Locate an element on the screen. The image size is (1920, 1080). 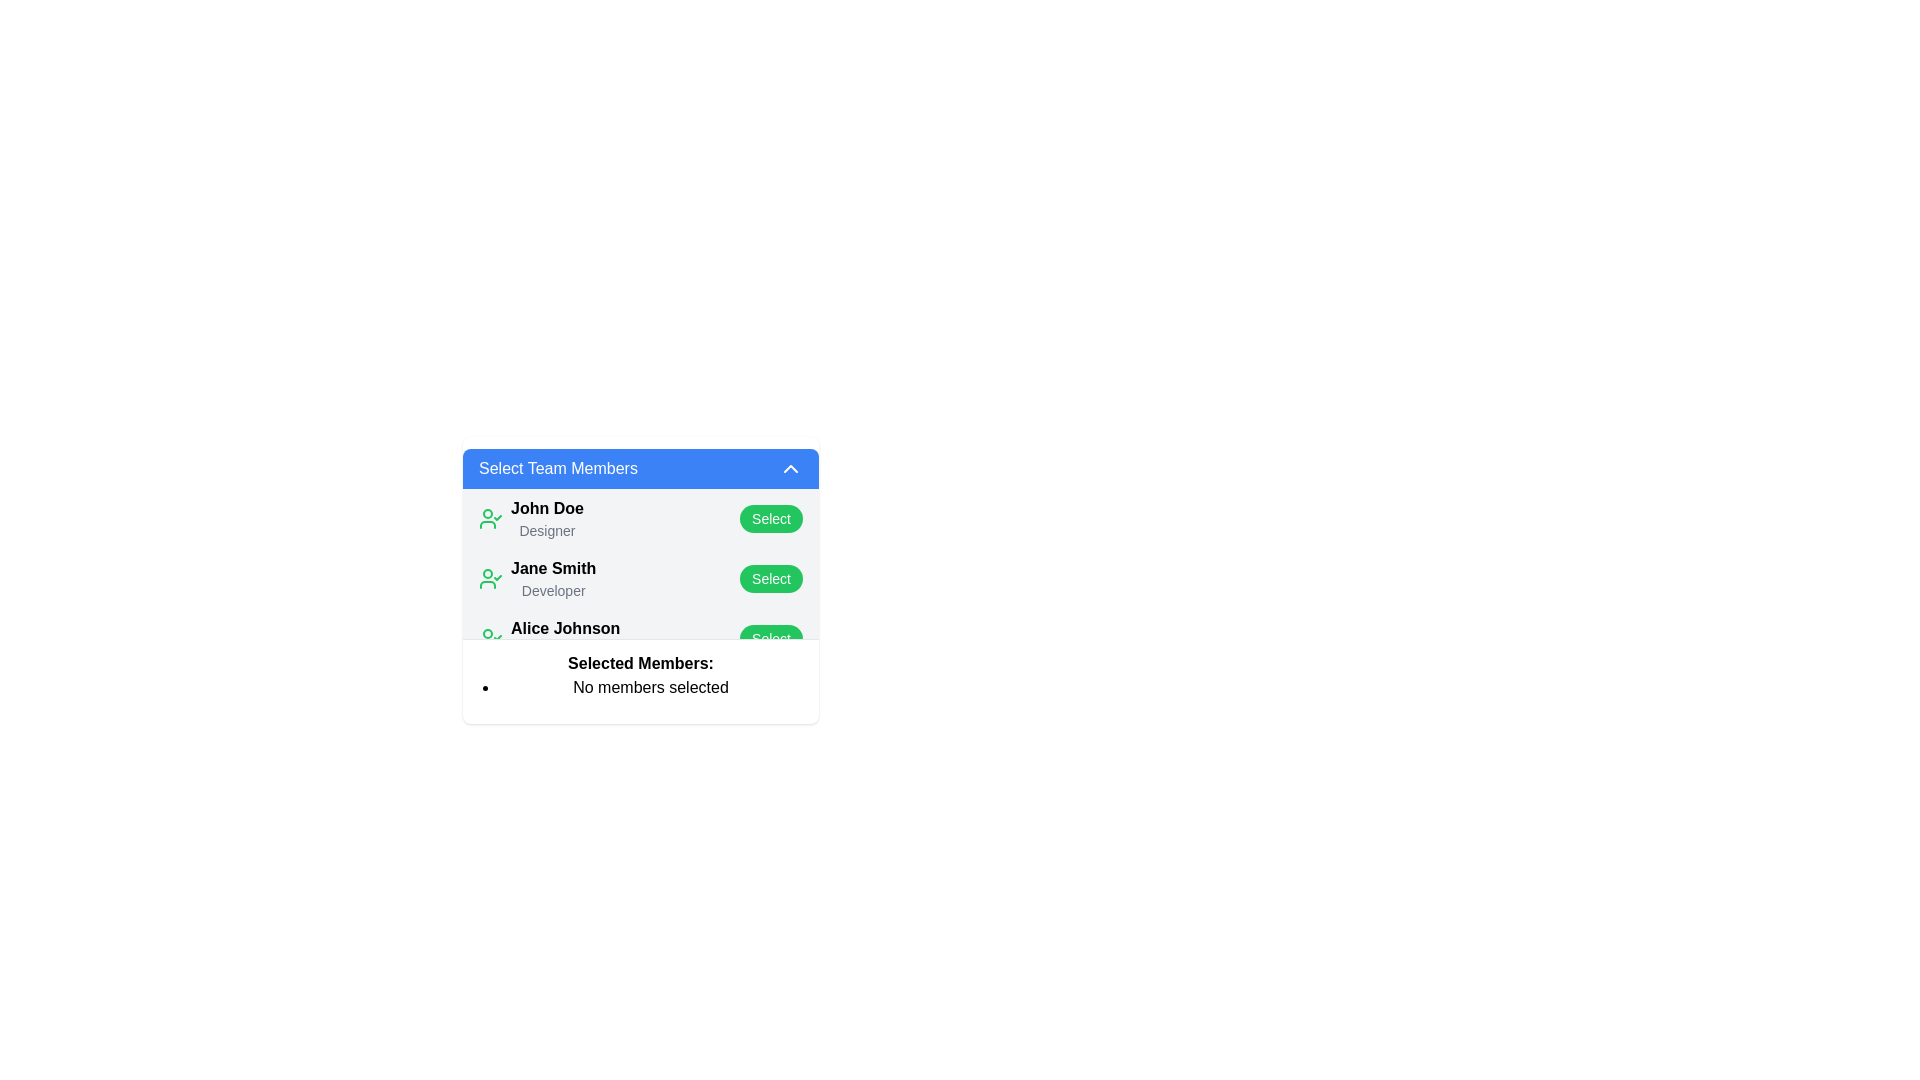
the button located to the right of 'John Doe Designer' is located at coordinates (770, 518).